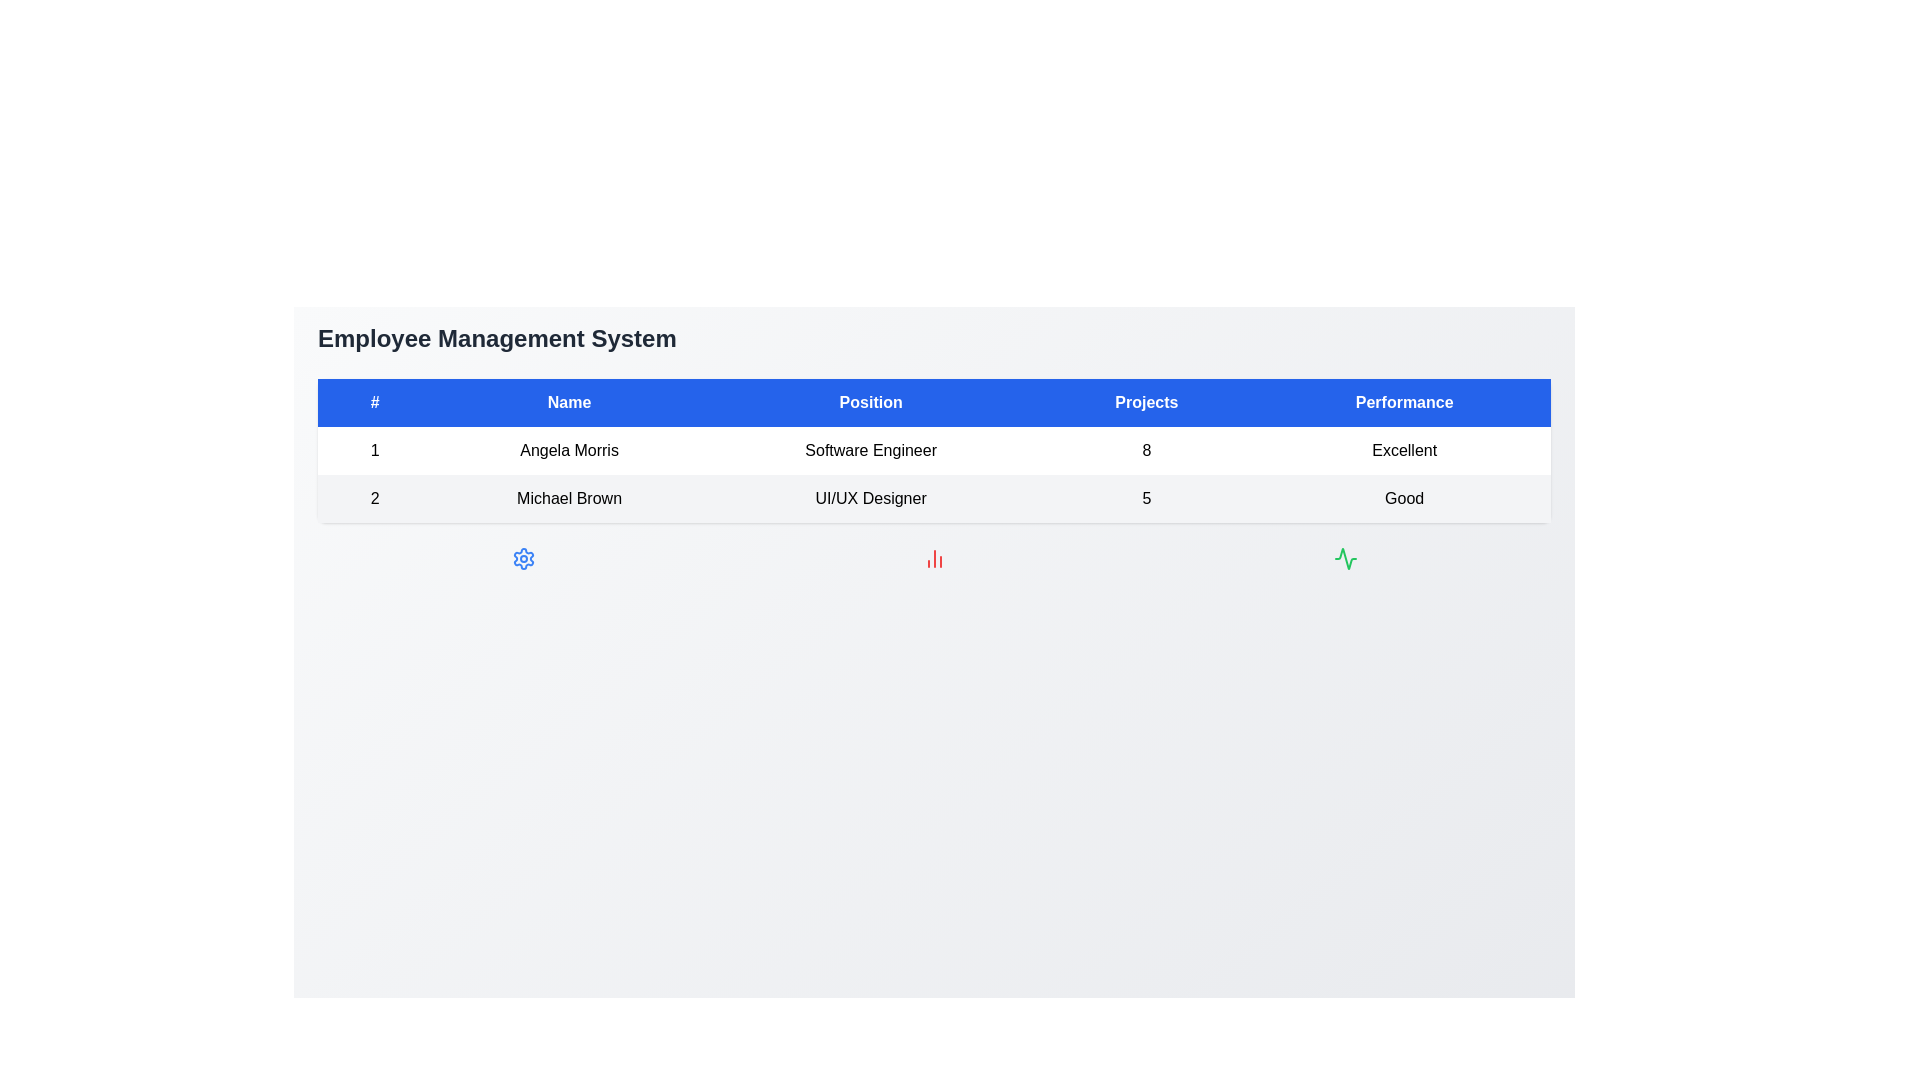 The image size is (1920, 1080). Describe the element at coordinates (1403, 497) in the screenshot. I see `the performance rating text label for 'Michael Brown' located in the 'Performance' column of the data table` at that location.